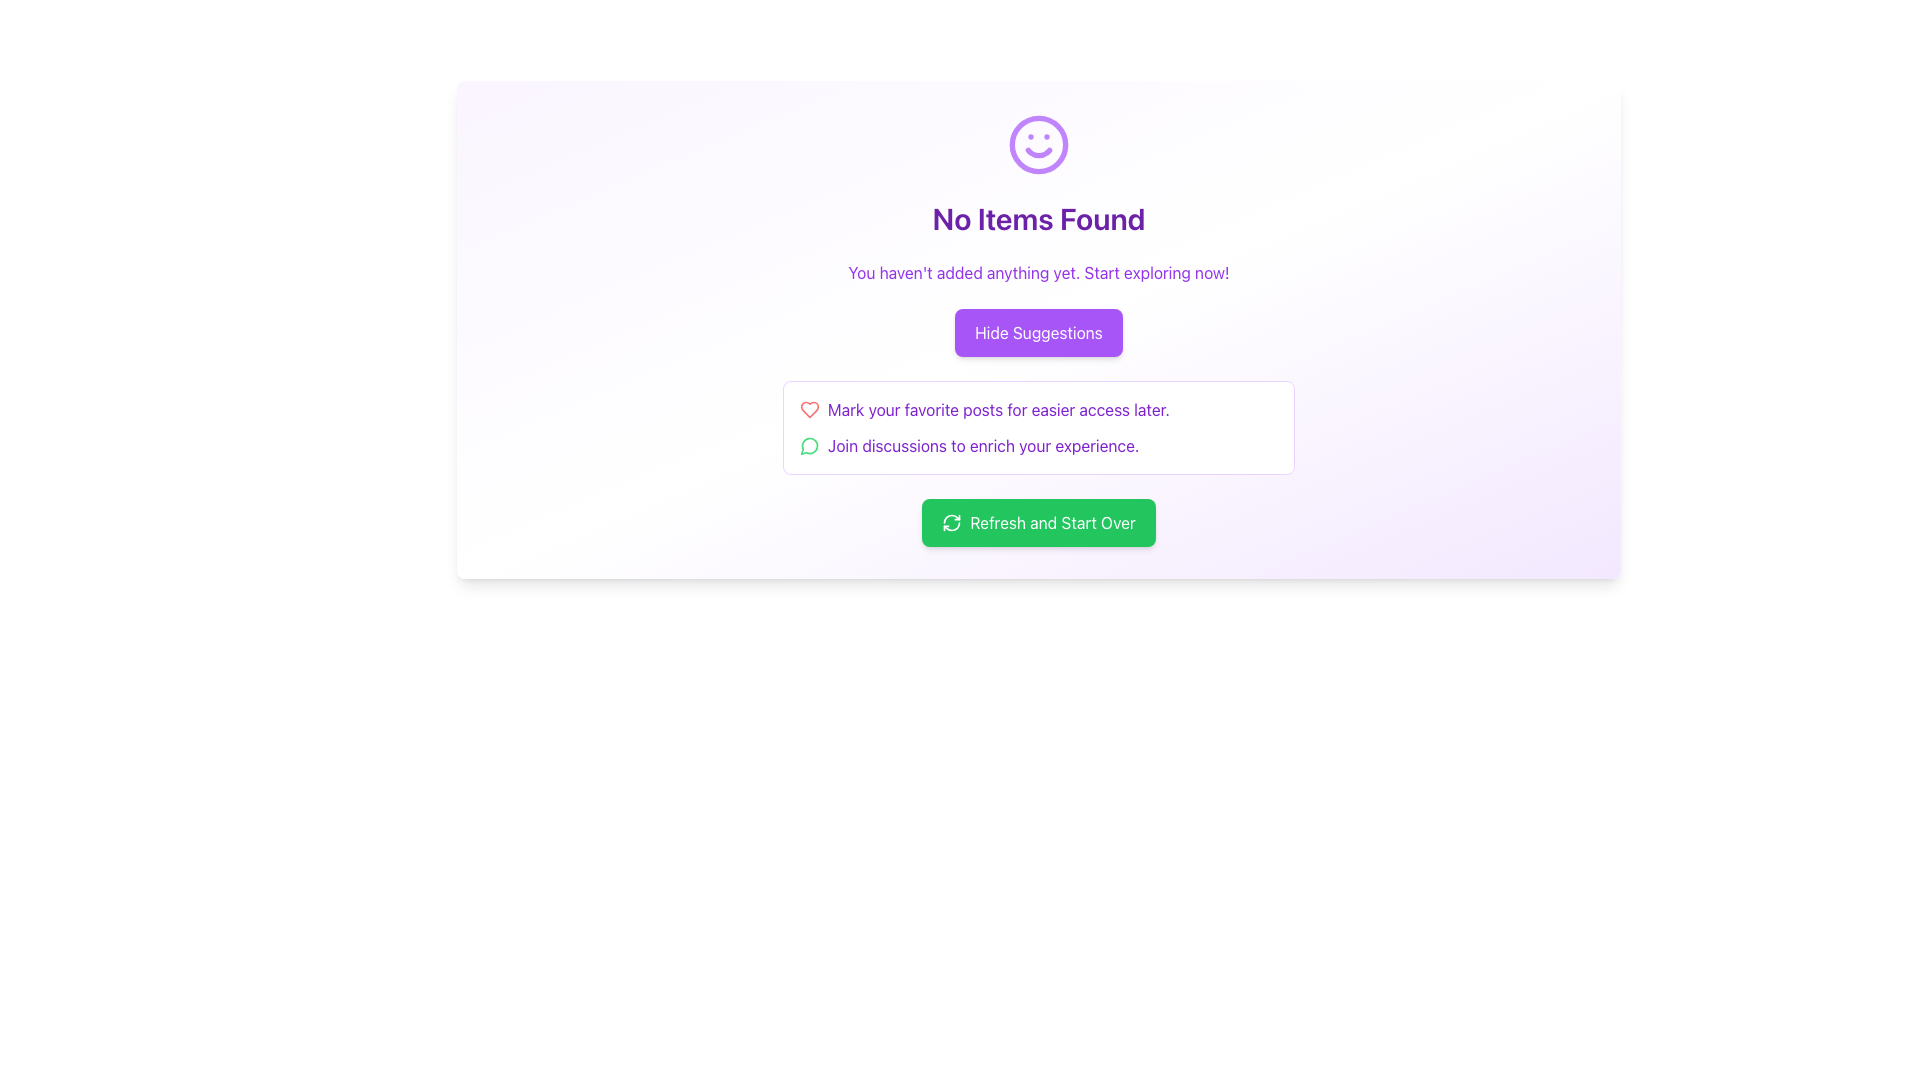  I want to click on the graphical smiley face icon with a purple outline located at the top center of the card interface, above the text 'No Items Found', so click(1038, 144).